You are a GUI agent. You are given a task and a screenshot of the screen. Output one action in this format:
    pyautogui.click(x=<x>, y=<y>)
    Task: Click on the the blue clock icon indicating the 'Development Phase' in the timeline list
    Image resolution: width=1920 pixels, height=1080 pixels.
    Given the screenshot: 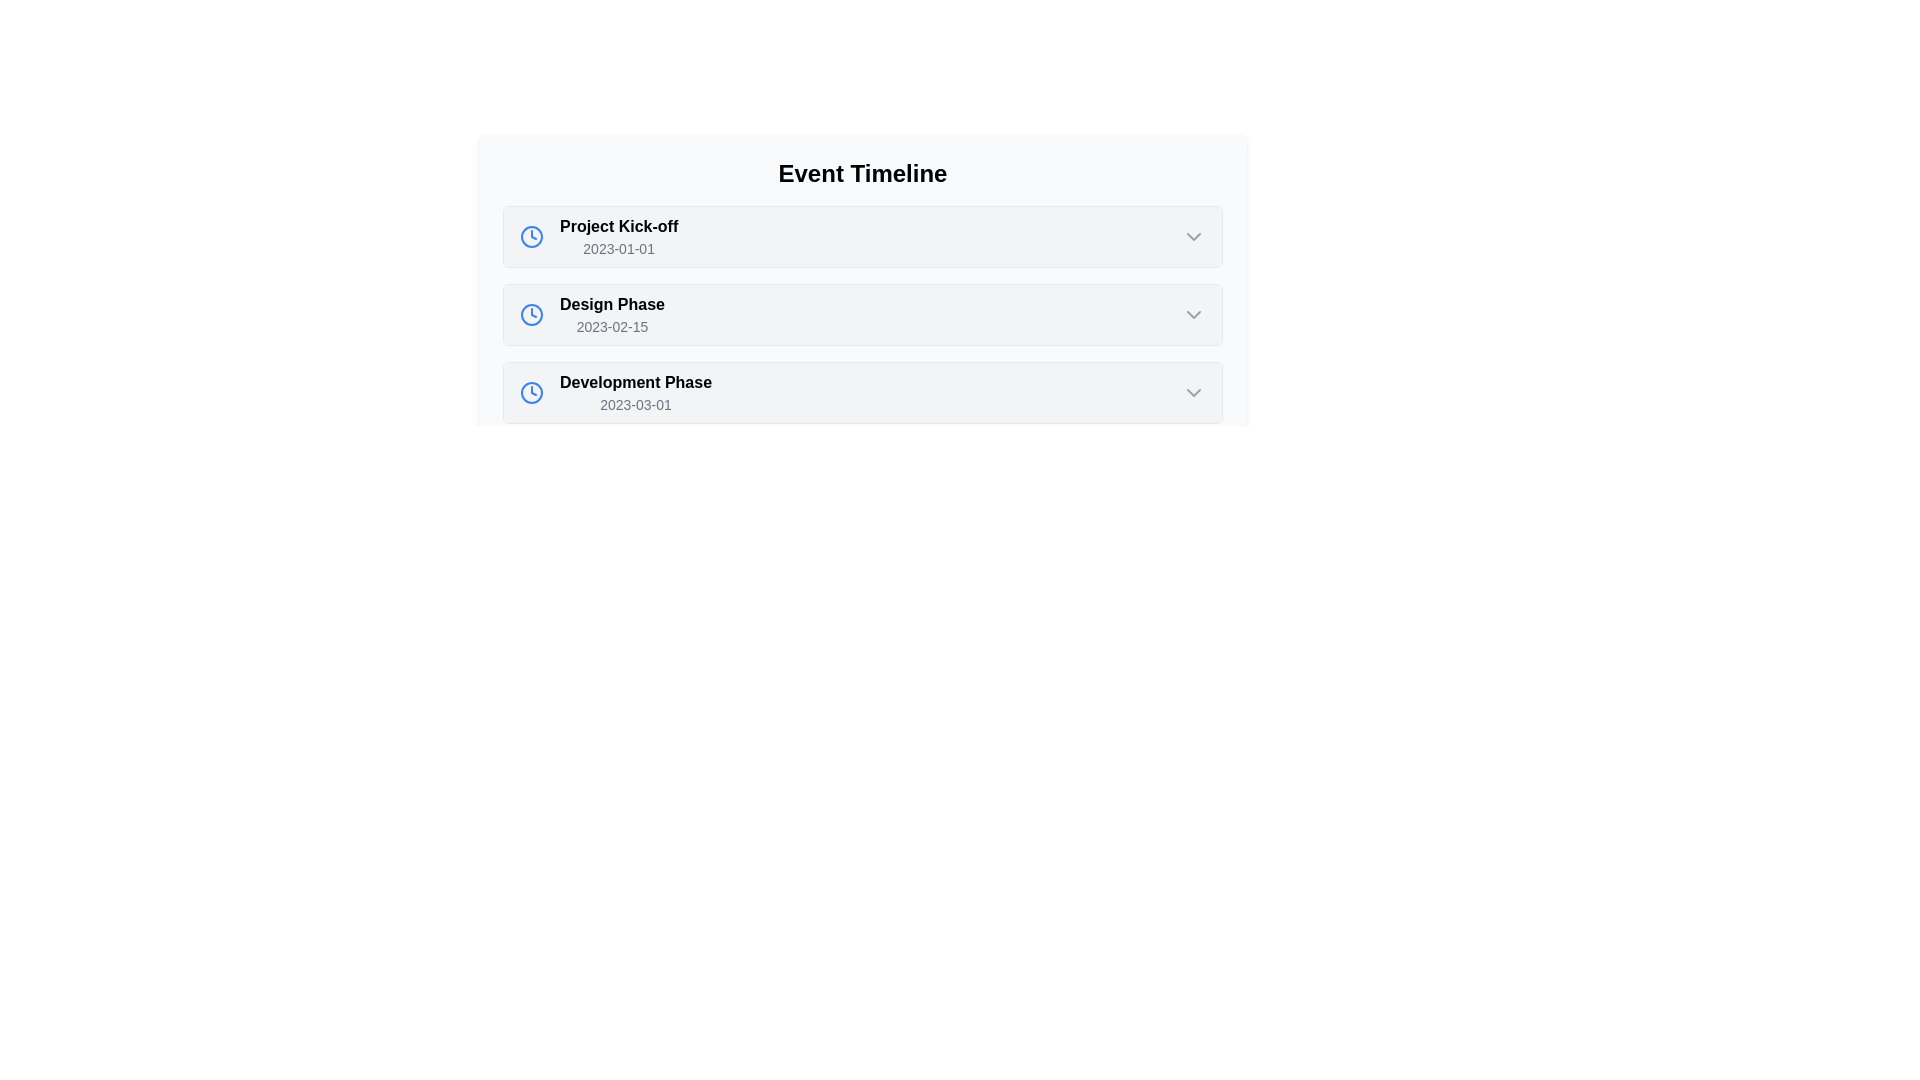 What is the action you would take?
    pyautogui.click(x=532, y=393)
    